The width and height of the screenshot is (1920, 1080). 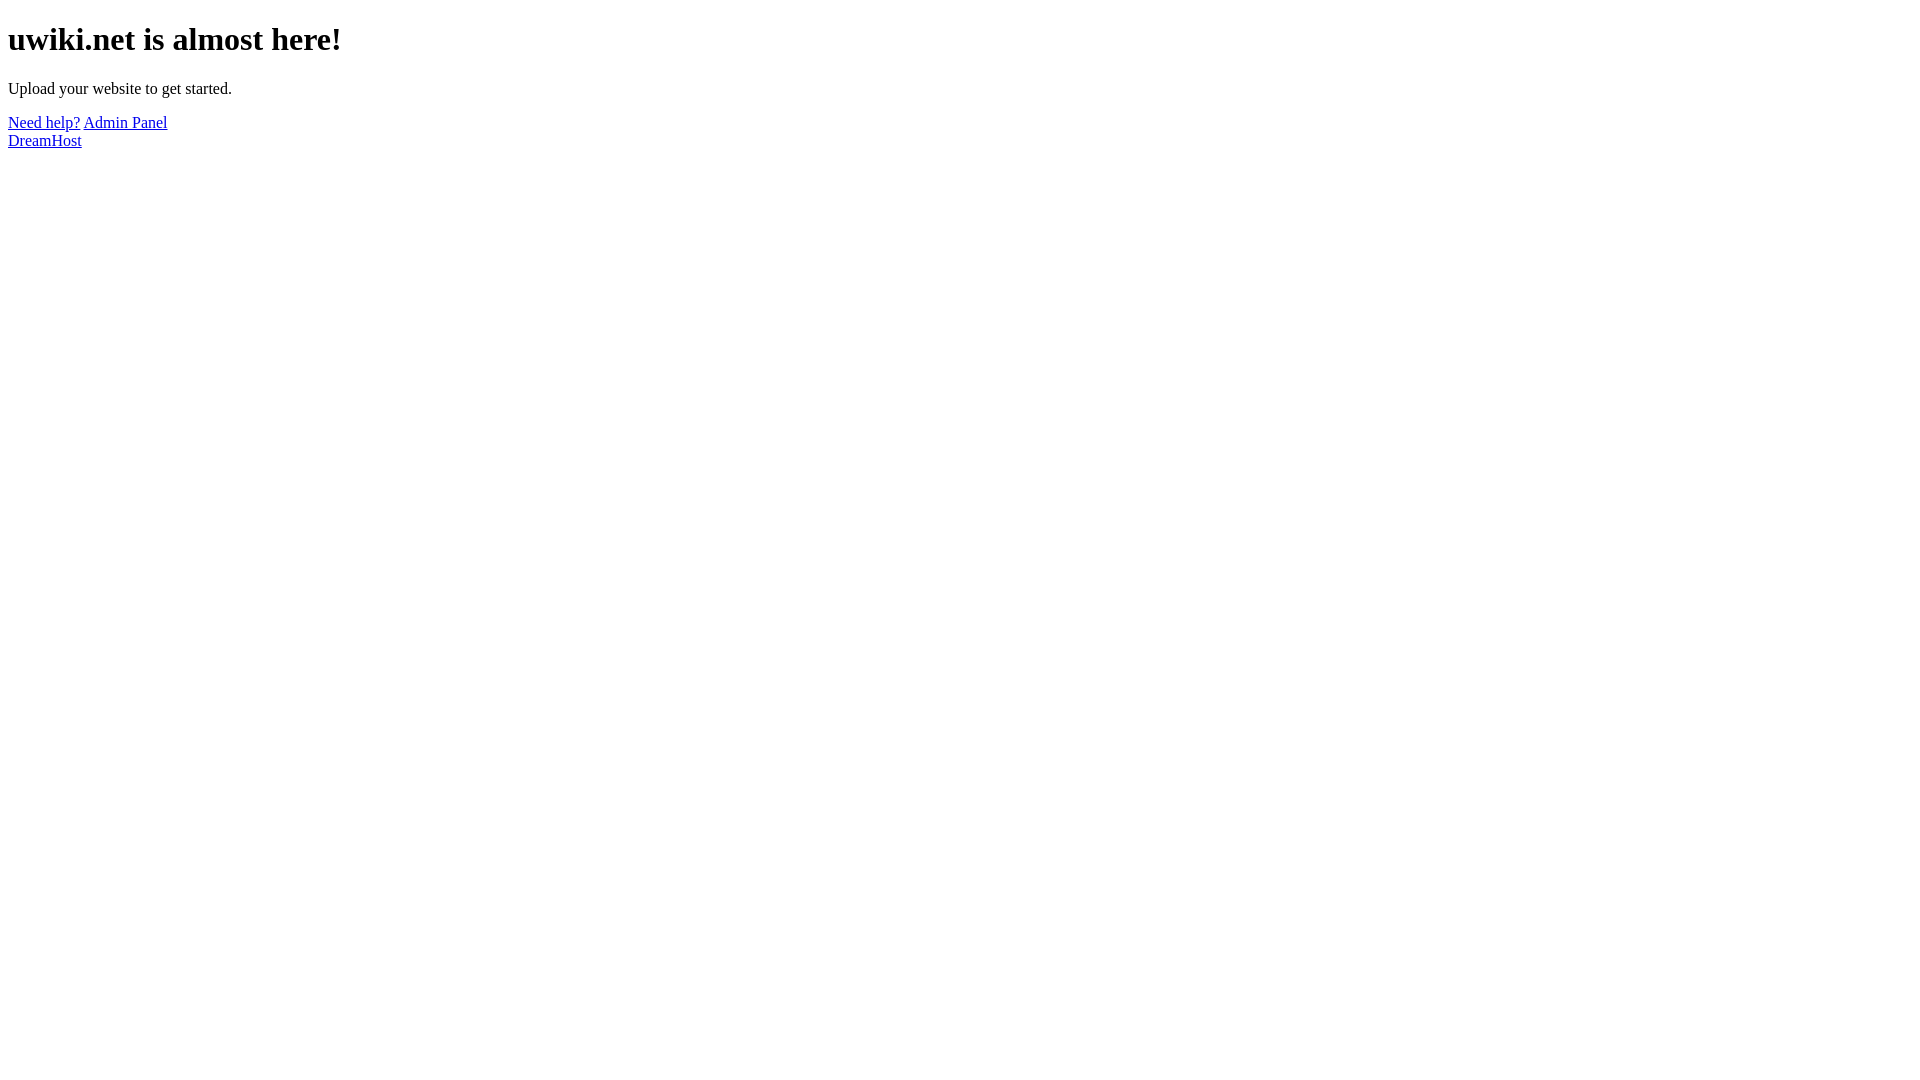 What do you see at coordinates (124, 122) in the screenshot?
I see `'Admin Panel'` at bounding box center [124, 122].